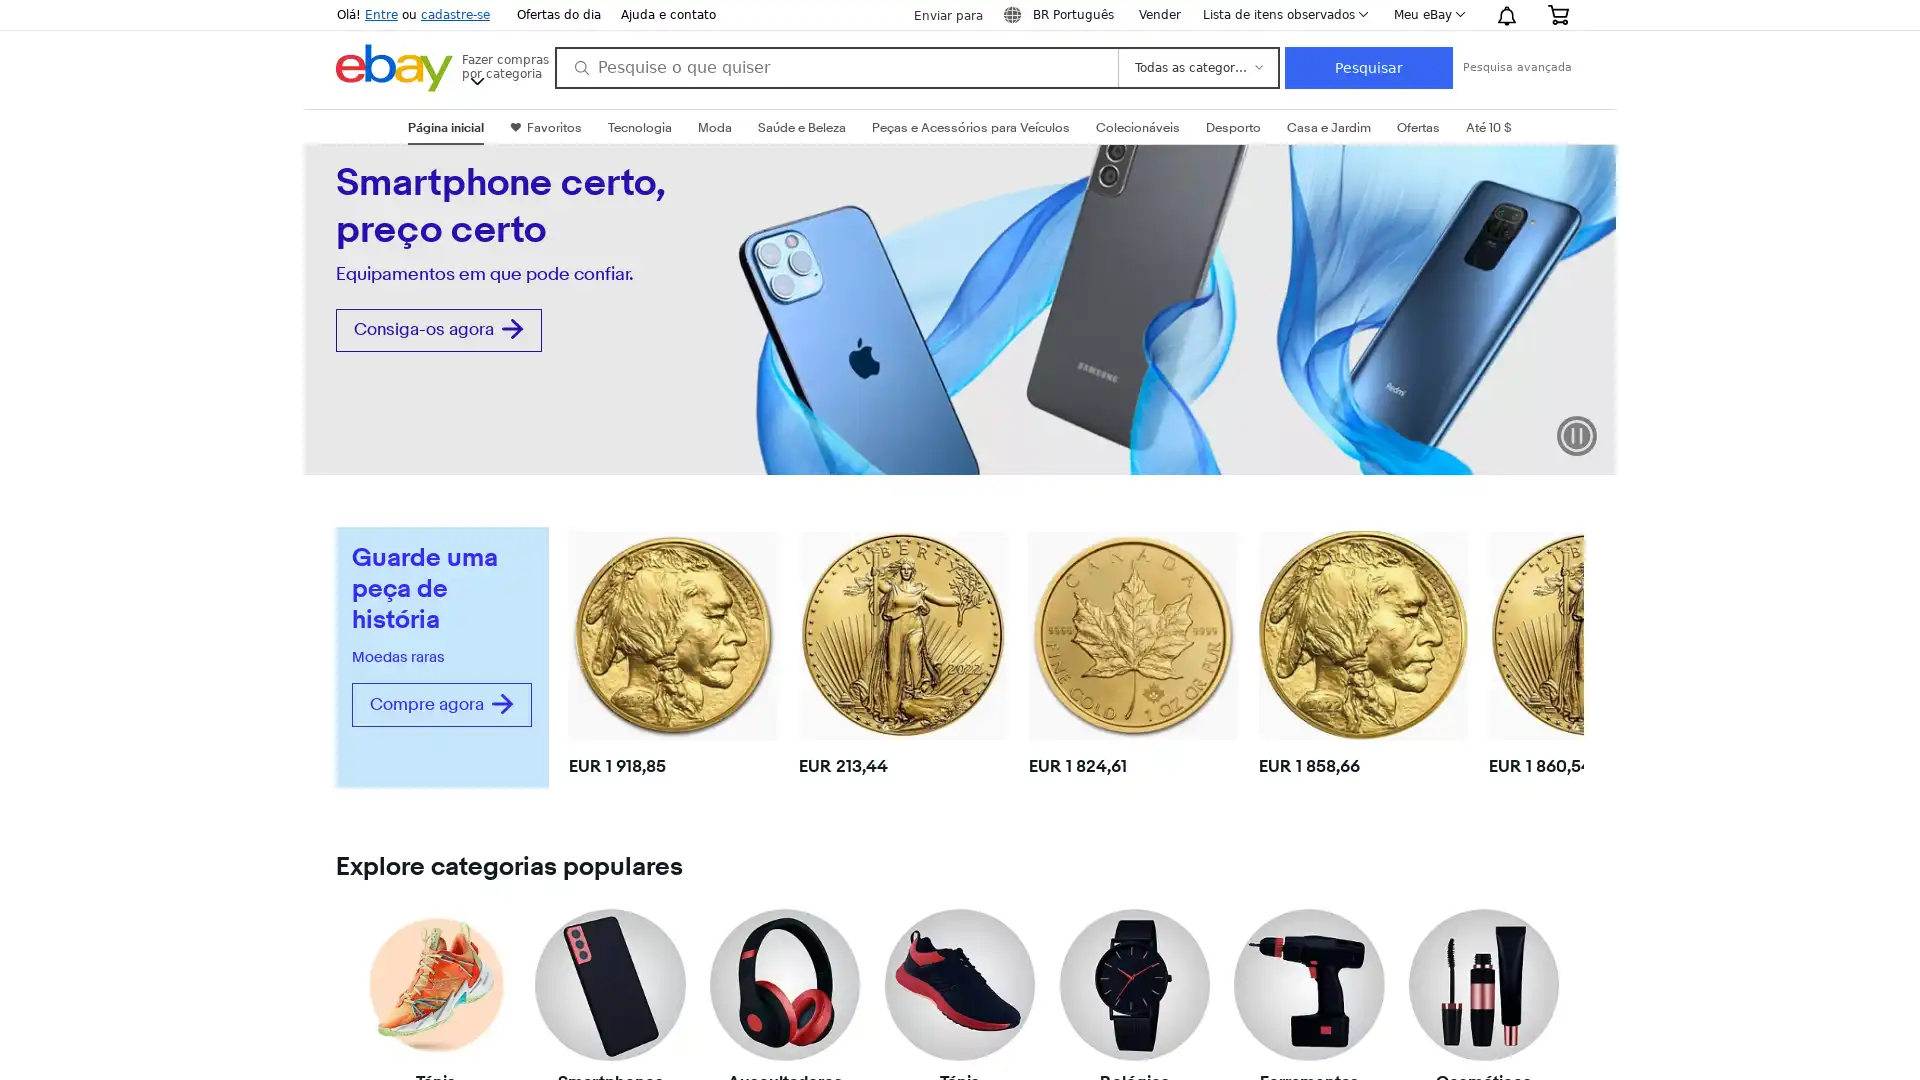 The width and height of the screenshot is (1920, 1080). What do you see at coordinates (579, 651) in the screenshot?
I see `Voltar ao slide anterior - Guarde uma peca de historia` at bounding box center [579, 651].